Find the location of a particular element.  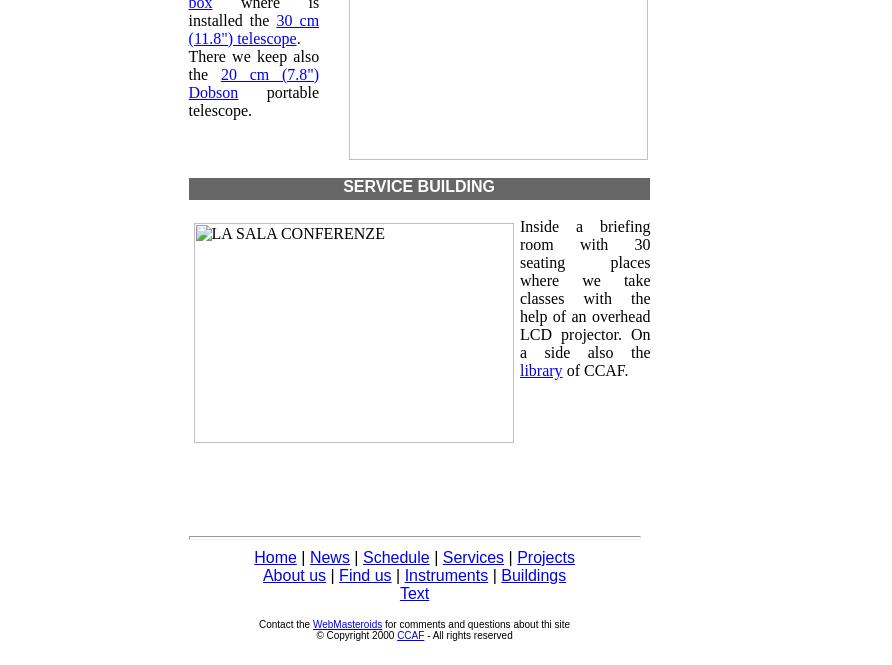

'© Copyright 2000' is located at coordinates (355, 634).